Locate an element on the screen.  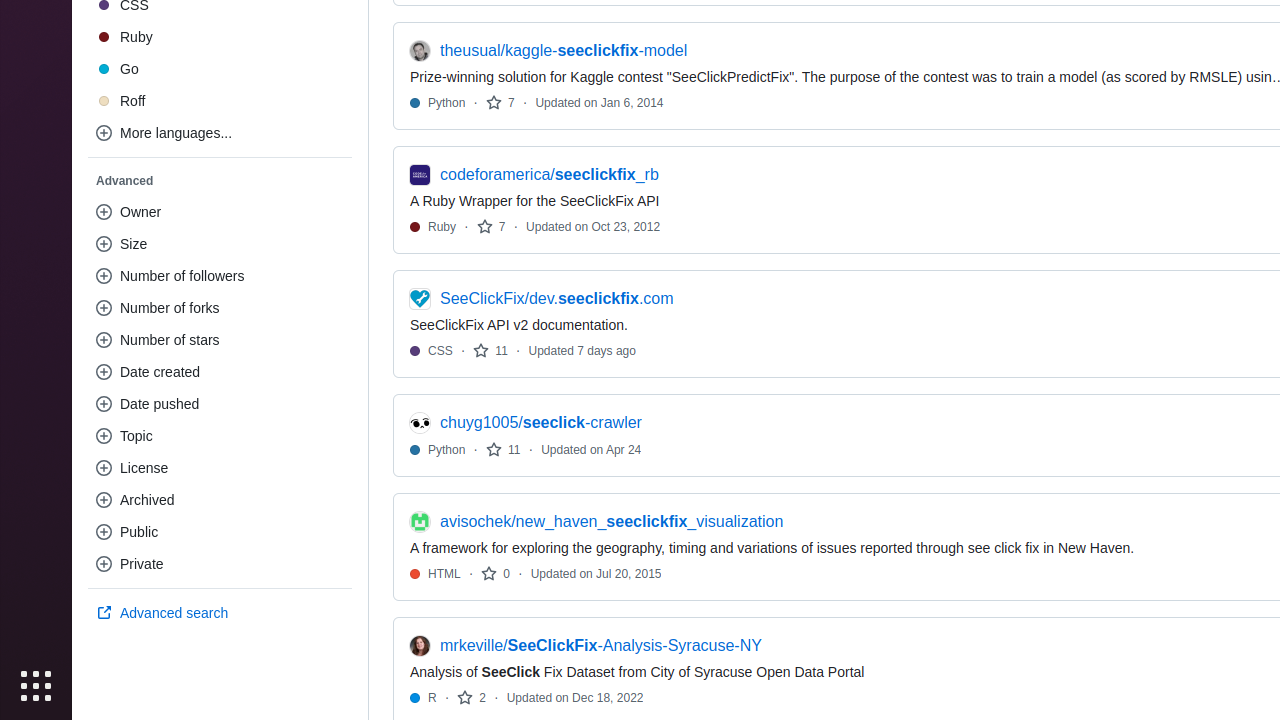
'‎Topic‎' is located at coordinates (220, 435).